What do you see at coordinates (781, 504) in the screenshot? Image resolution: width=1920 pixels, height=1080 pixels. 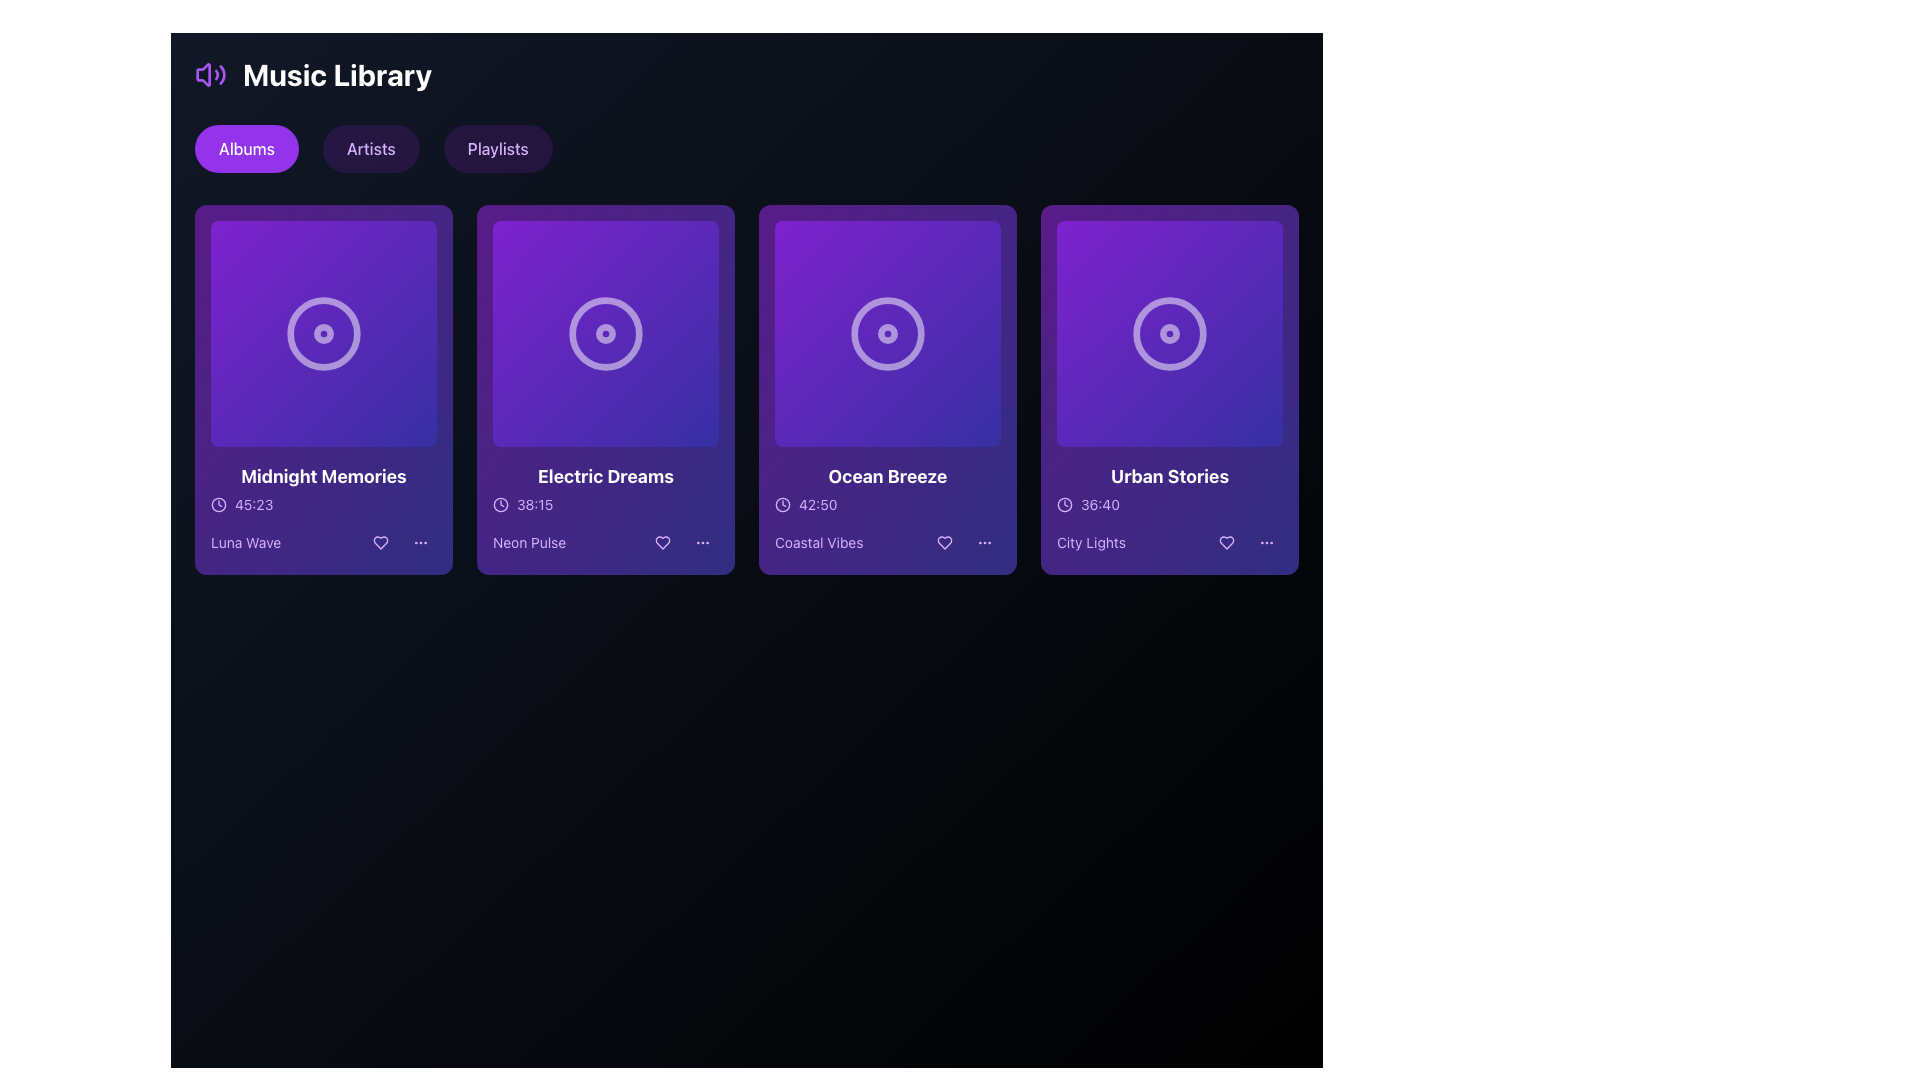 I see `the clock icon located in the 'Ocean Breeze' card, which is identified by its circular outline and clock hands, positioned before the time text '42:50'` at bounding box center [781, 504].